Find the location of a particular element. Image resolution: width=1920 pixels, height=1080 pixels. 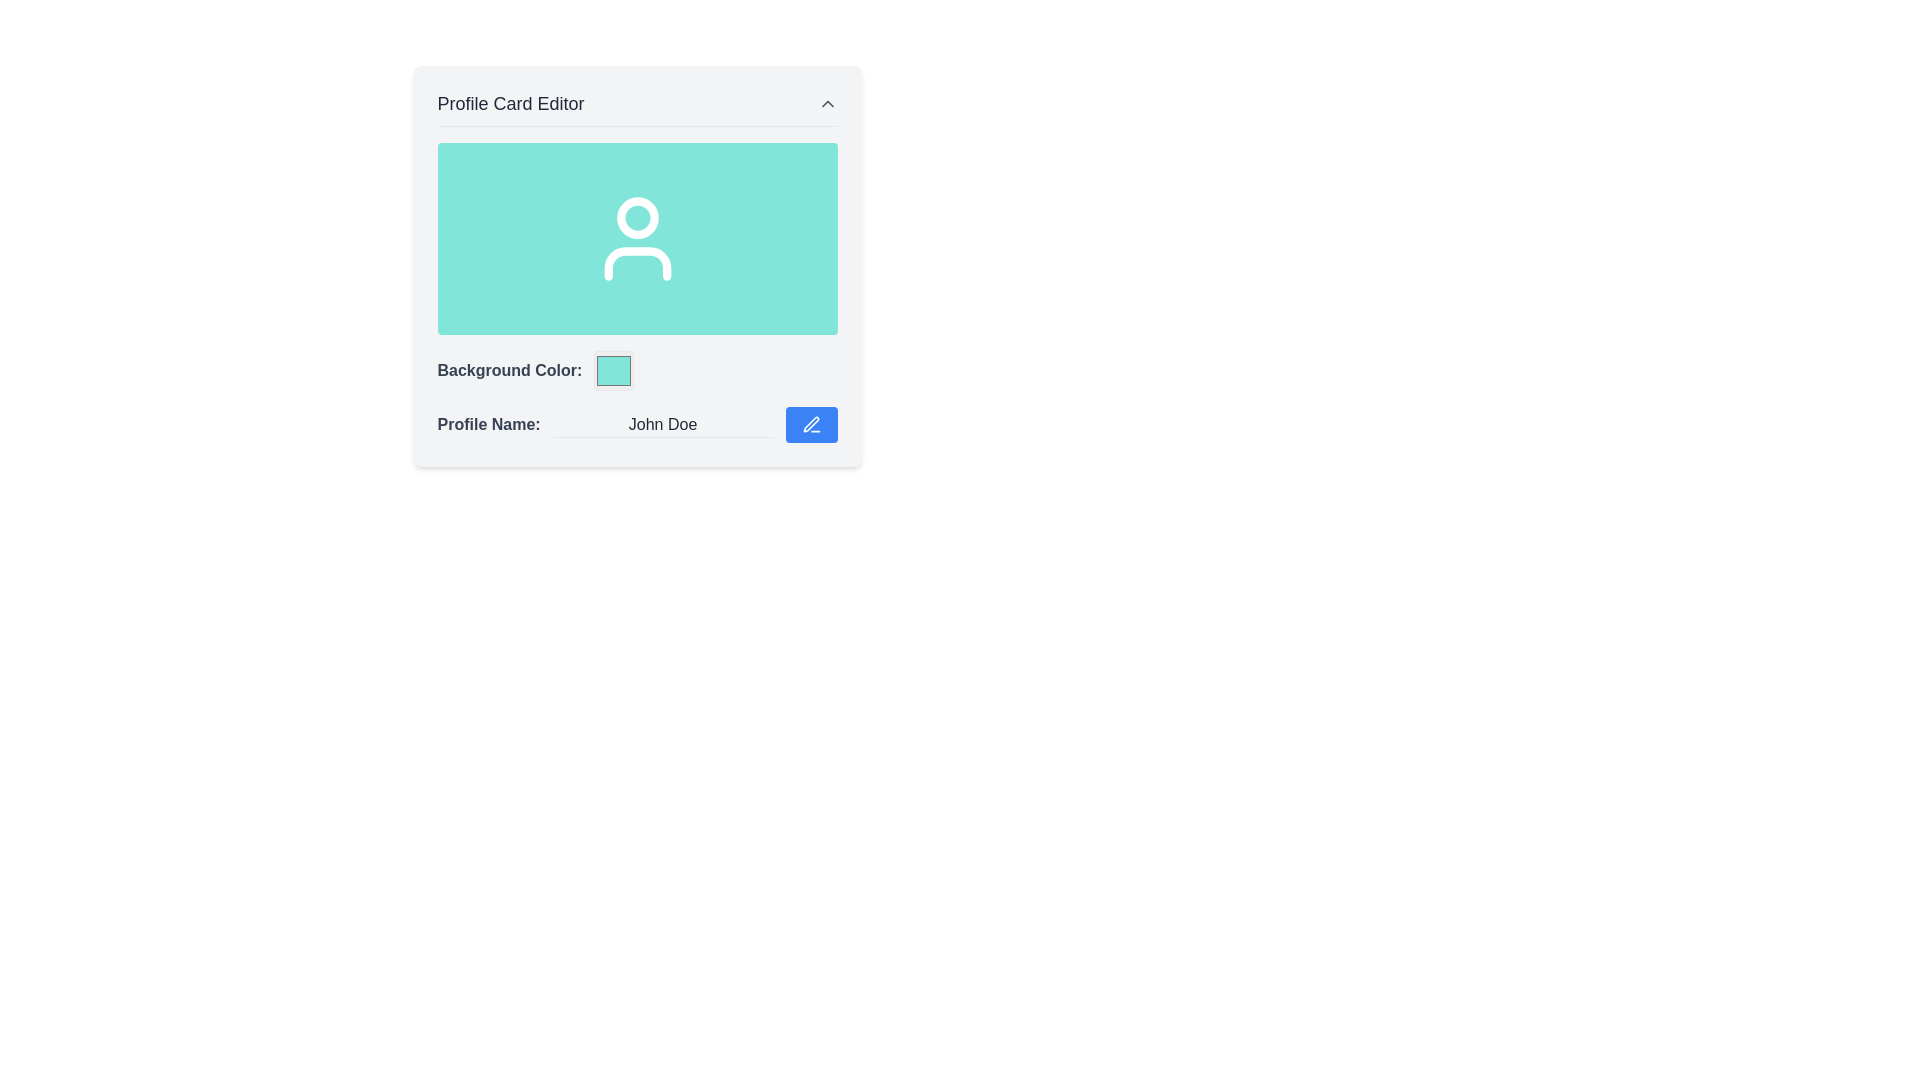

the text in the text field of the profile name editing component located below the 'Background Color' section is located at coordinates (636, 423).